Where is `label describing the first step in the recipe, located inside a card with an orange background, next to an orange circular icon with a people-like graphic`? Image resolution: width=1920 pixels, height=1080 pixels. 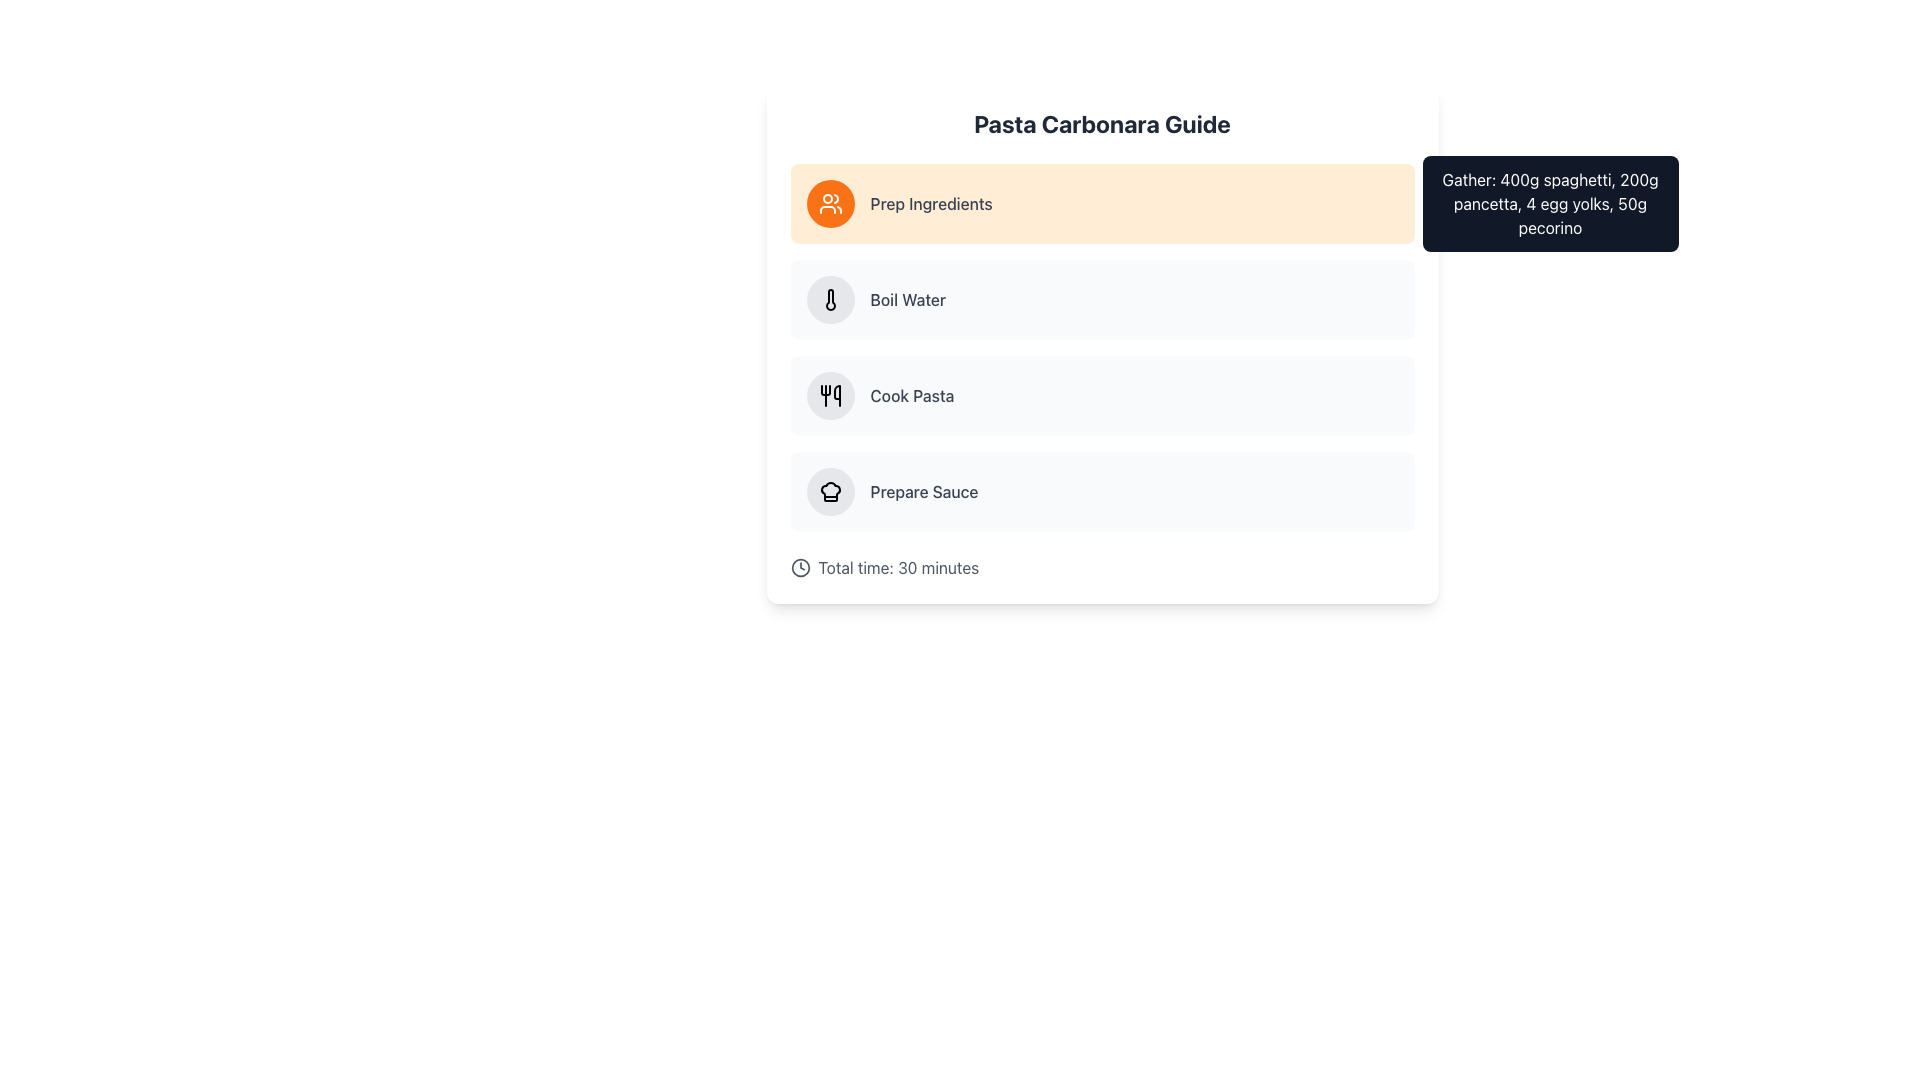
label describing the first step in the recipe, located inside a card with an orange background, next to an orange circular icon with a people-like graphic is located at coordinates (930, 204).